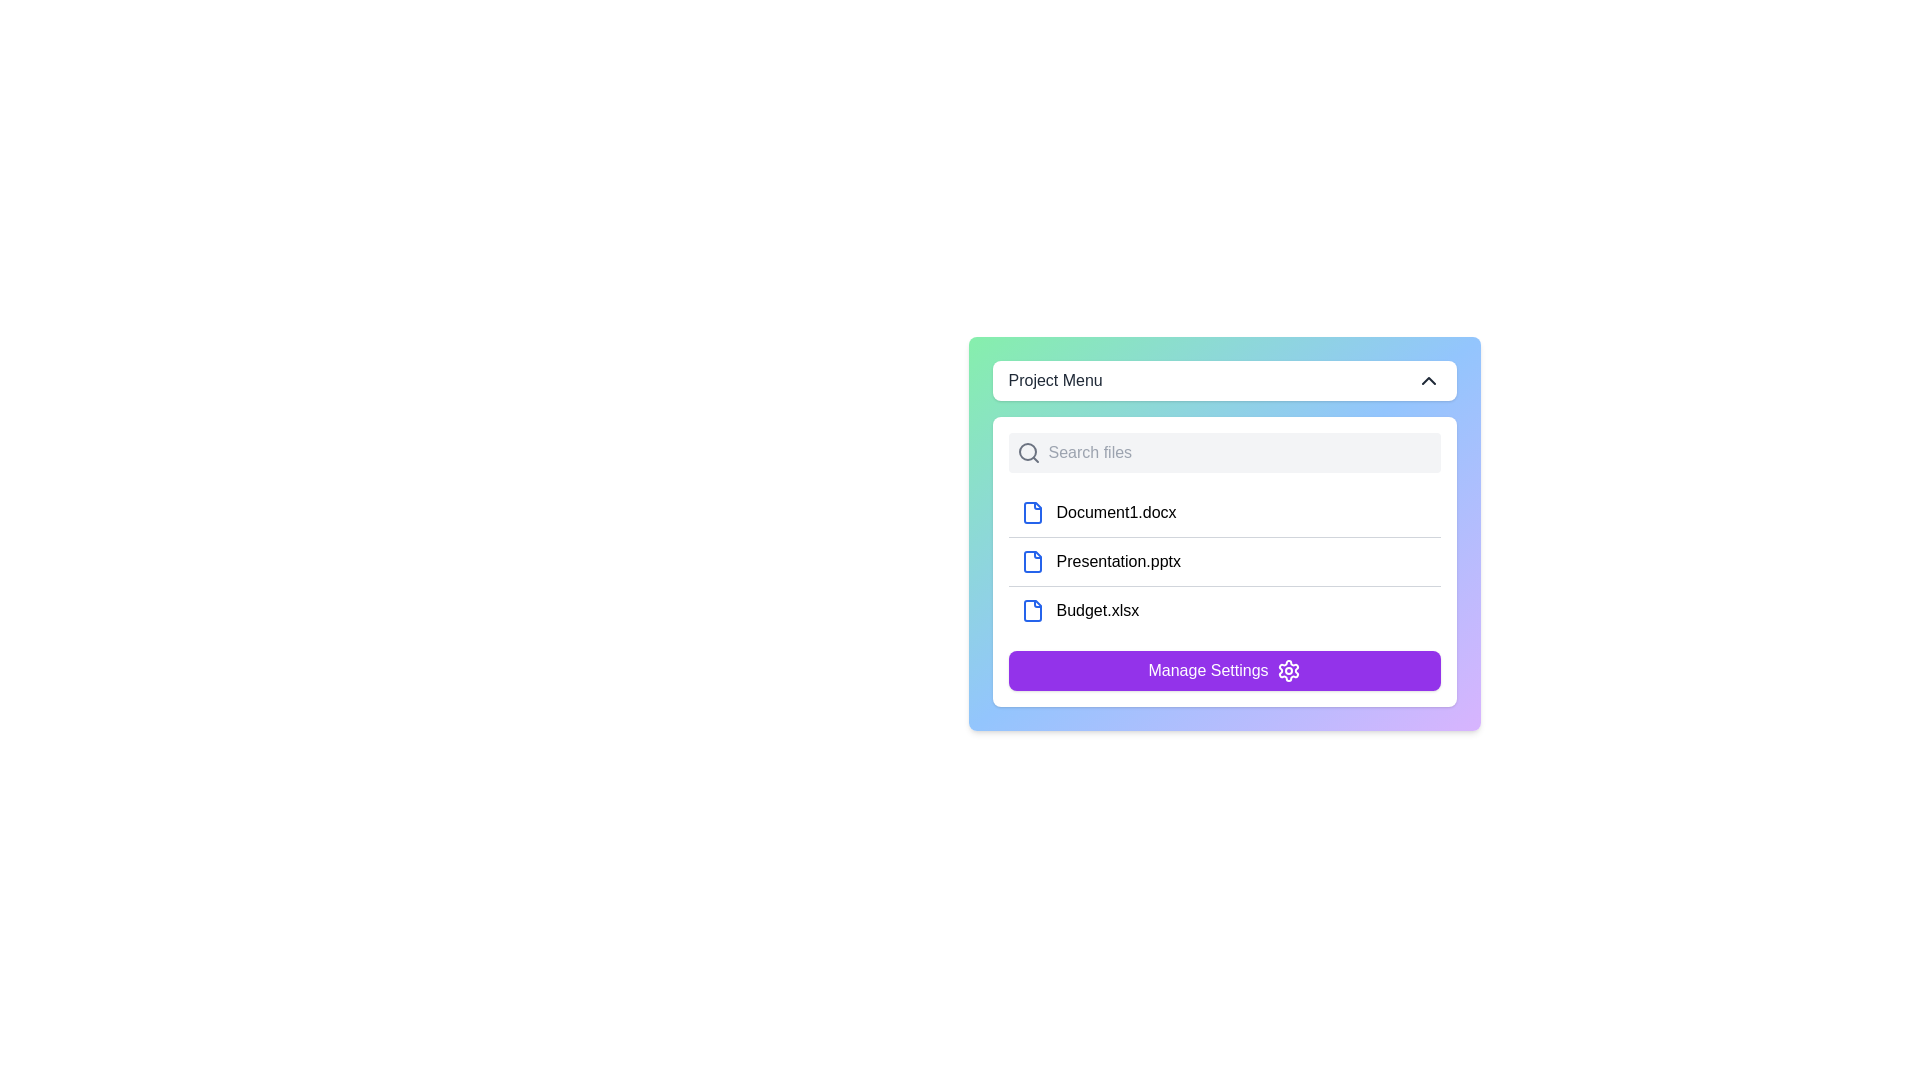 The width and height of the screenshot is (1920, 1080). Describe the element at coordinates (1287, 671) in the screenshot. I see `the gear icon located on the far-right side of the 'Manage Settings' button` at that location.